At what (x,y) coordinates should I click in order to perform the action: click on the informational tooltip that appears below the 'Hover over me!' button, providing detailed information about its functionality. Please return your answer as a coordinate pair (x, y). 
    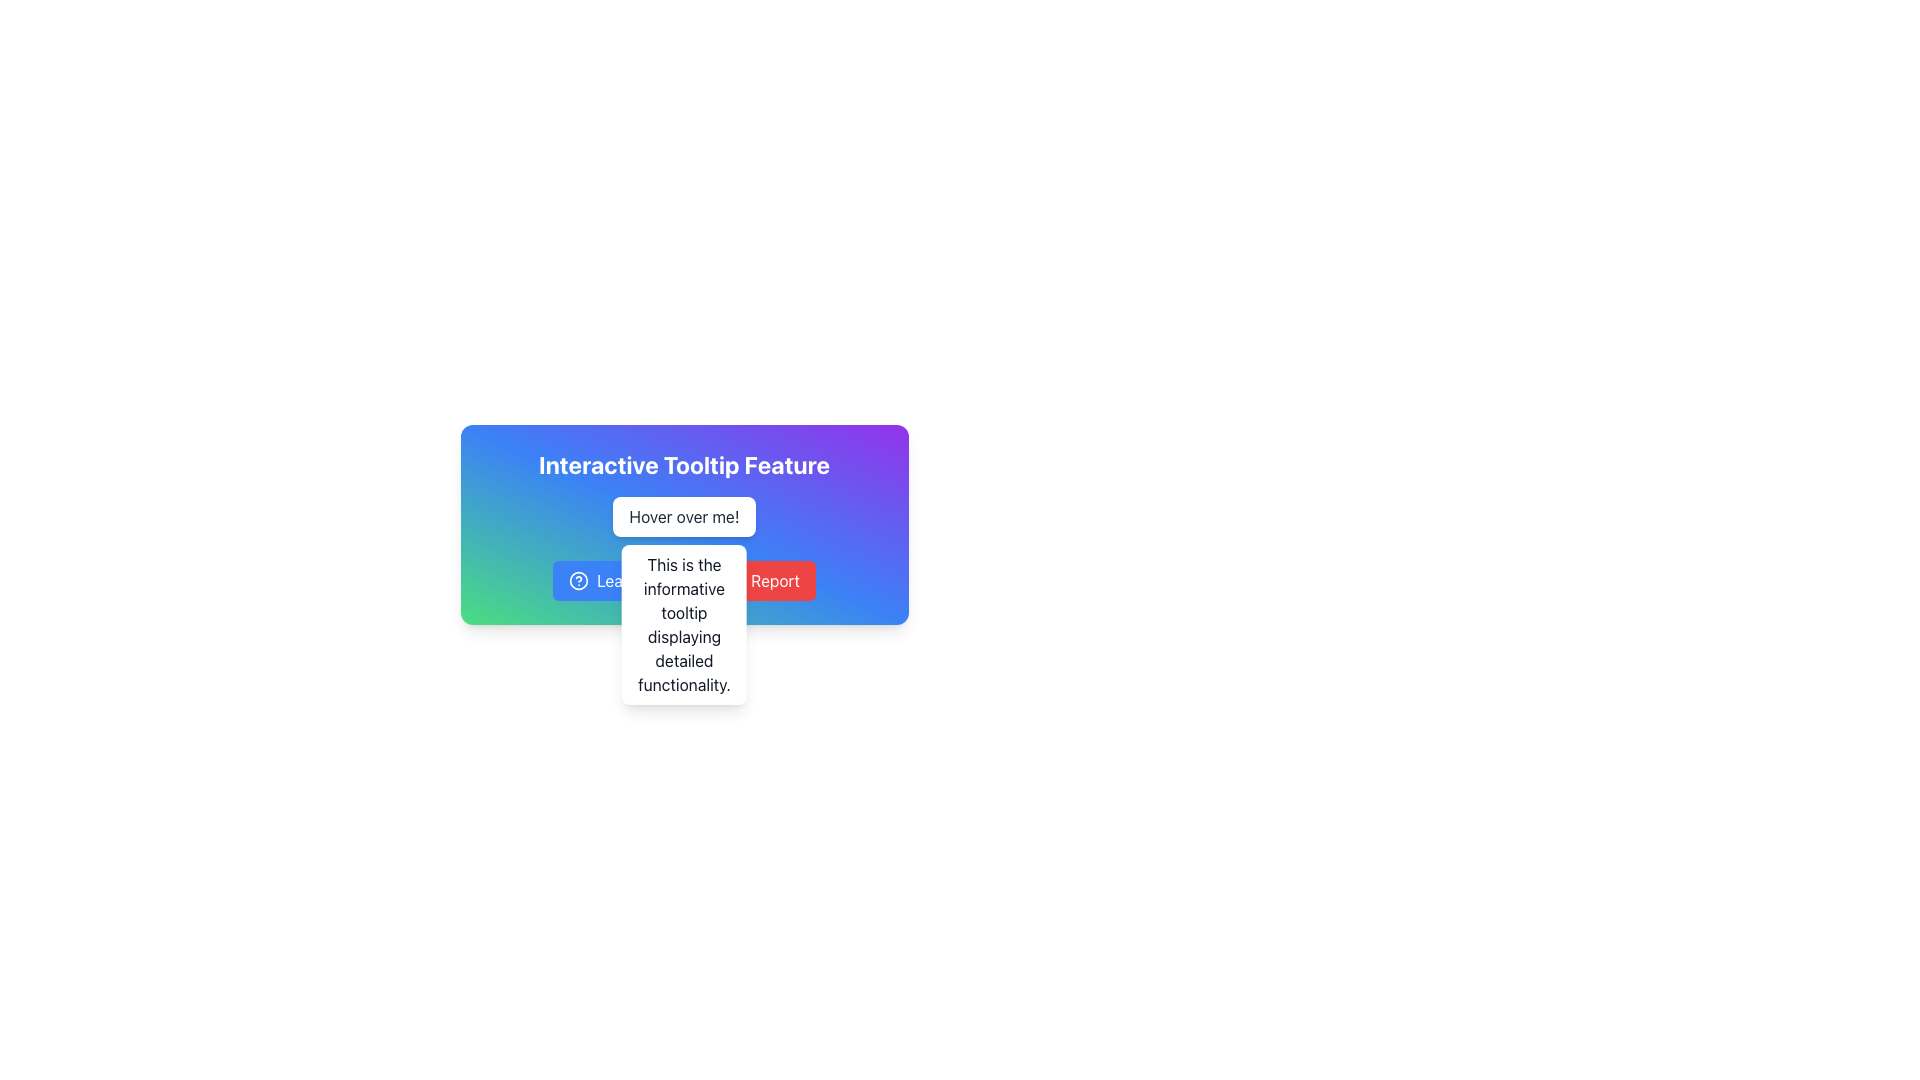
    Looking at the image, I should click on (684, 623).